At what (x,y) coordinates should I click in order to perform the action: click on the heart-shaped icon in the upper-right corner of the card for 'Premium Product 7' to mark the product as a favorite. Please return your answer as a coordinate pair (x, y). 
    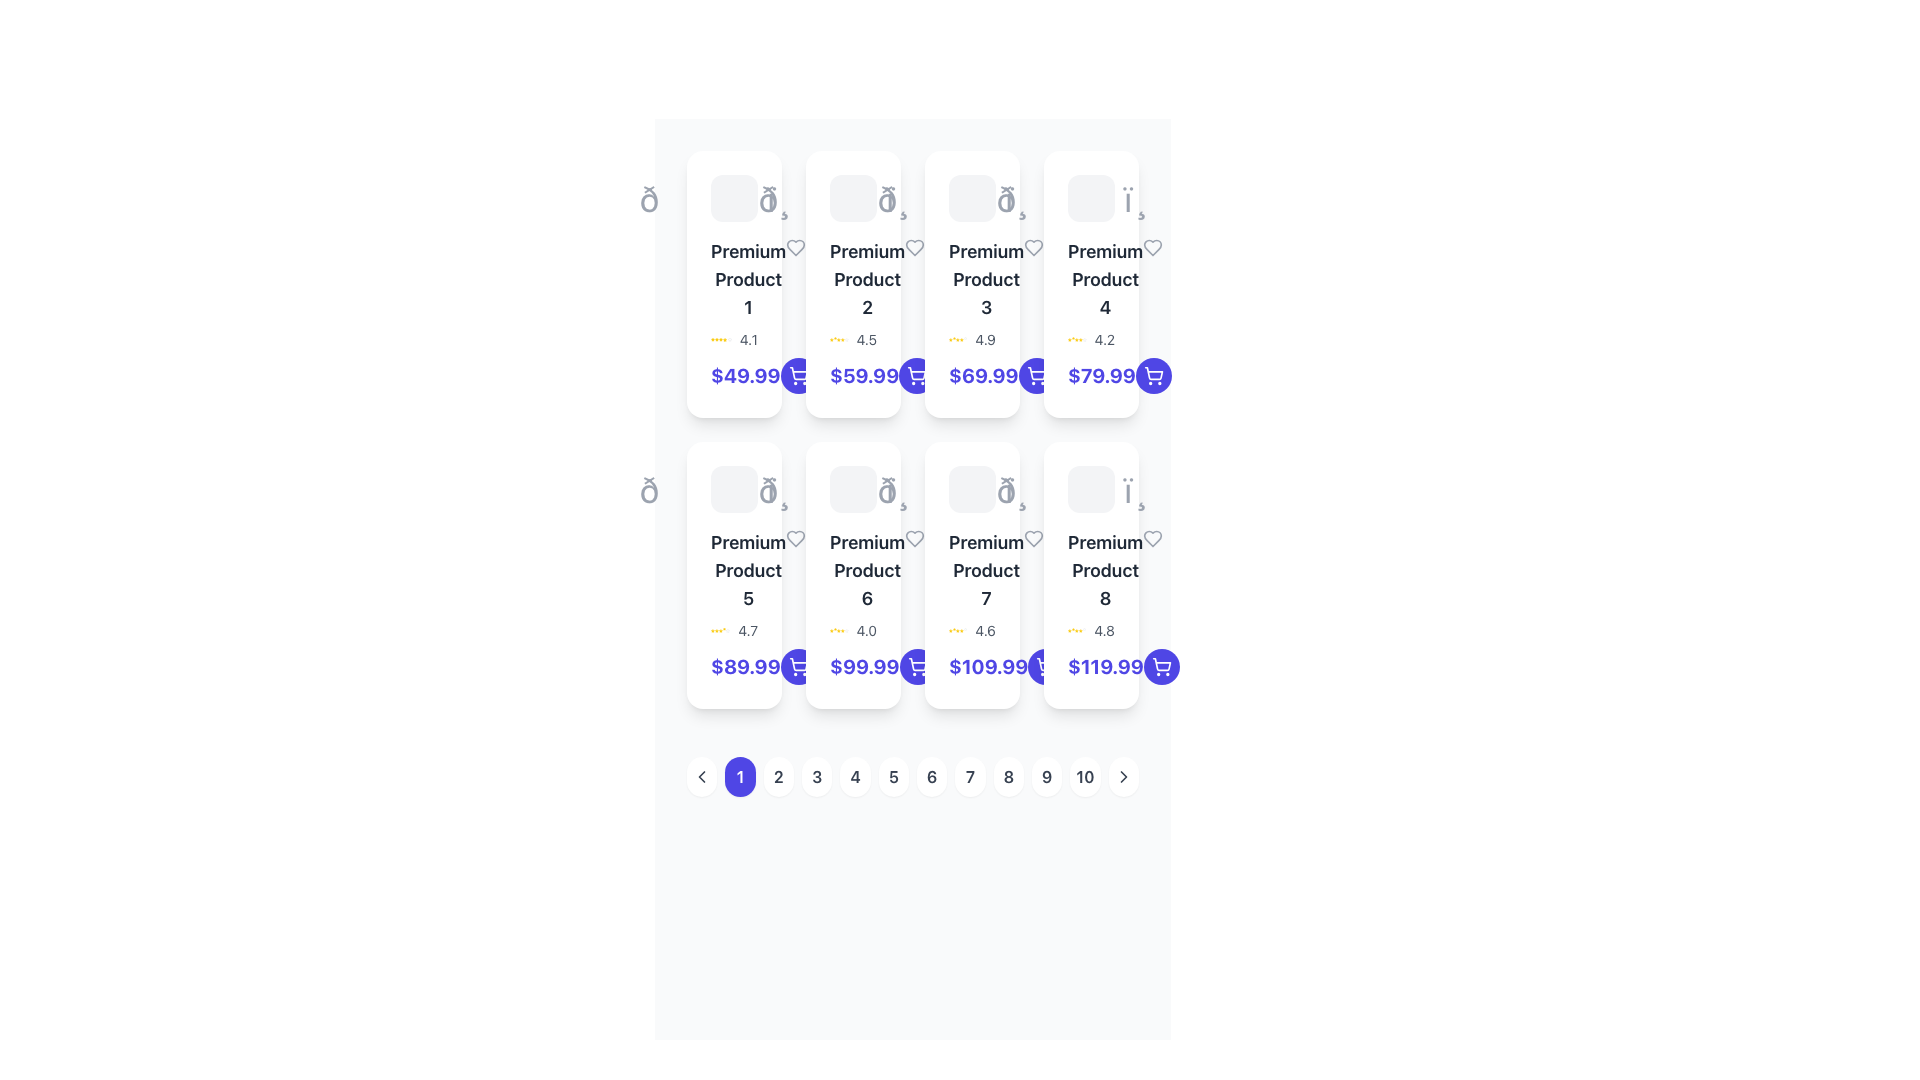
    Looking at the image, I should click on (1034, 538).